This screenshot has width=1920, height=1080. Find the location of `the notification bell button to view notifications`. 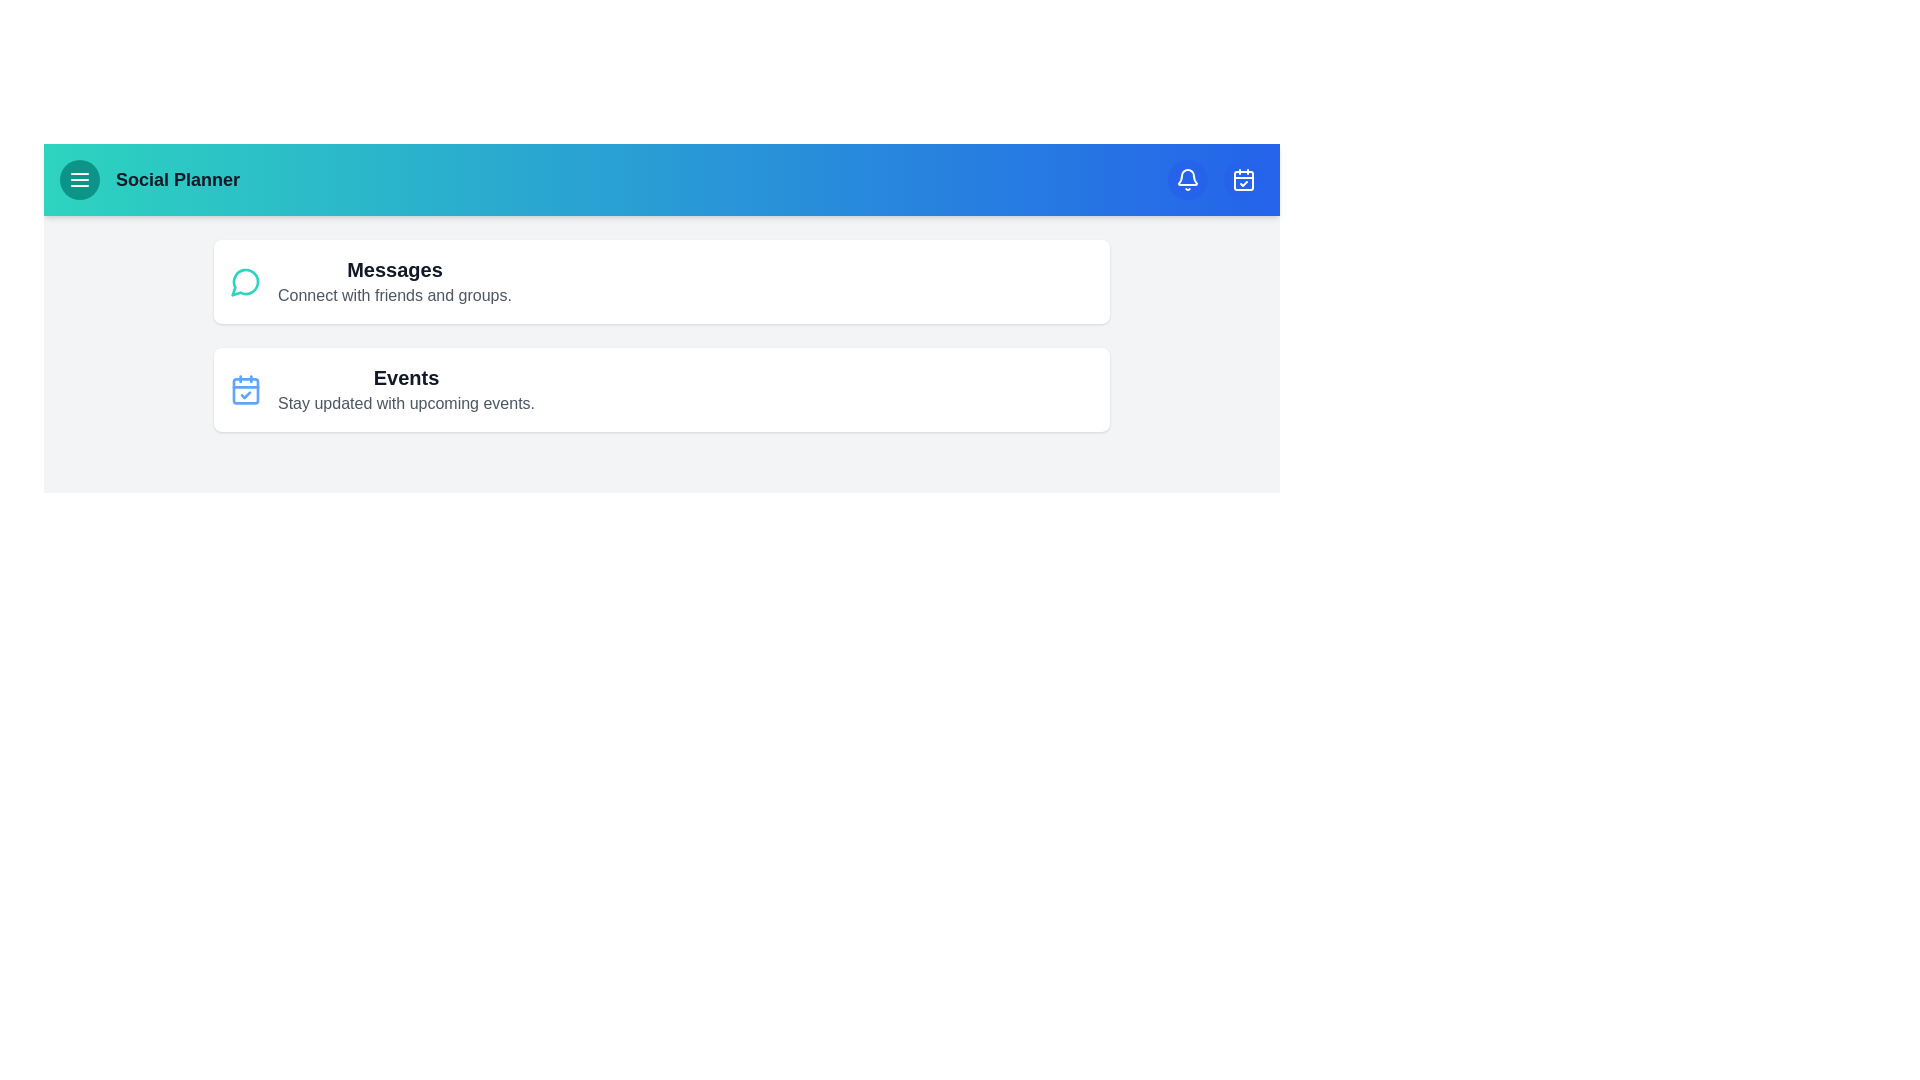

the notification bell button to view notifications is located at coordinates (1188, 180).